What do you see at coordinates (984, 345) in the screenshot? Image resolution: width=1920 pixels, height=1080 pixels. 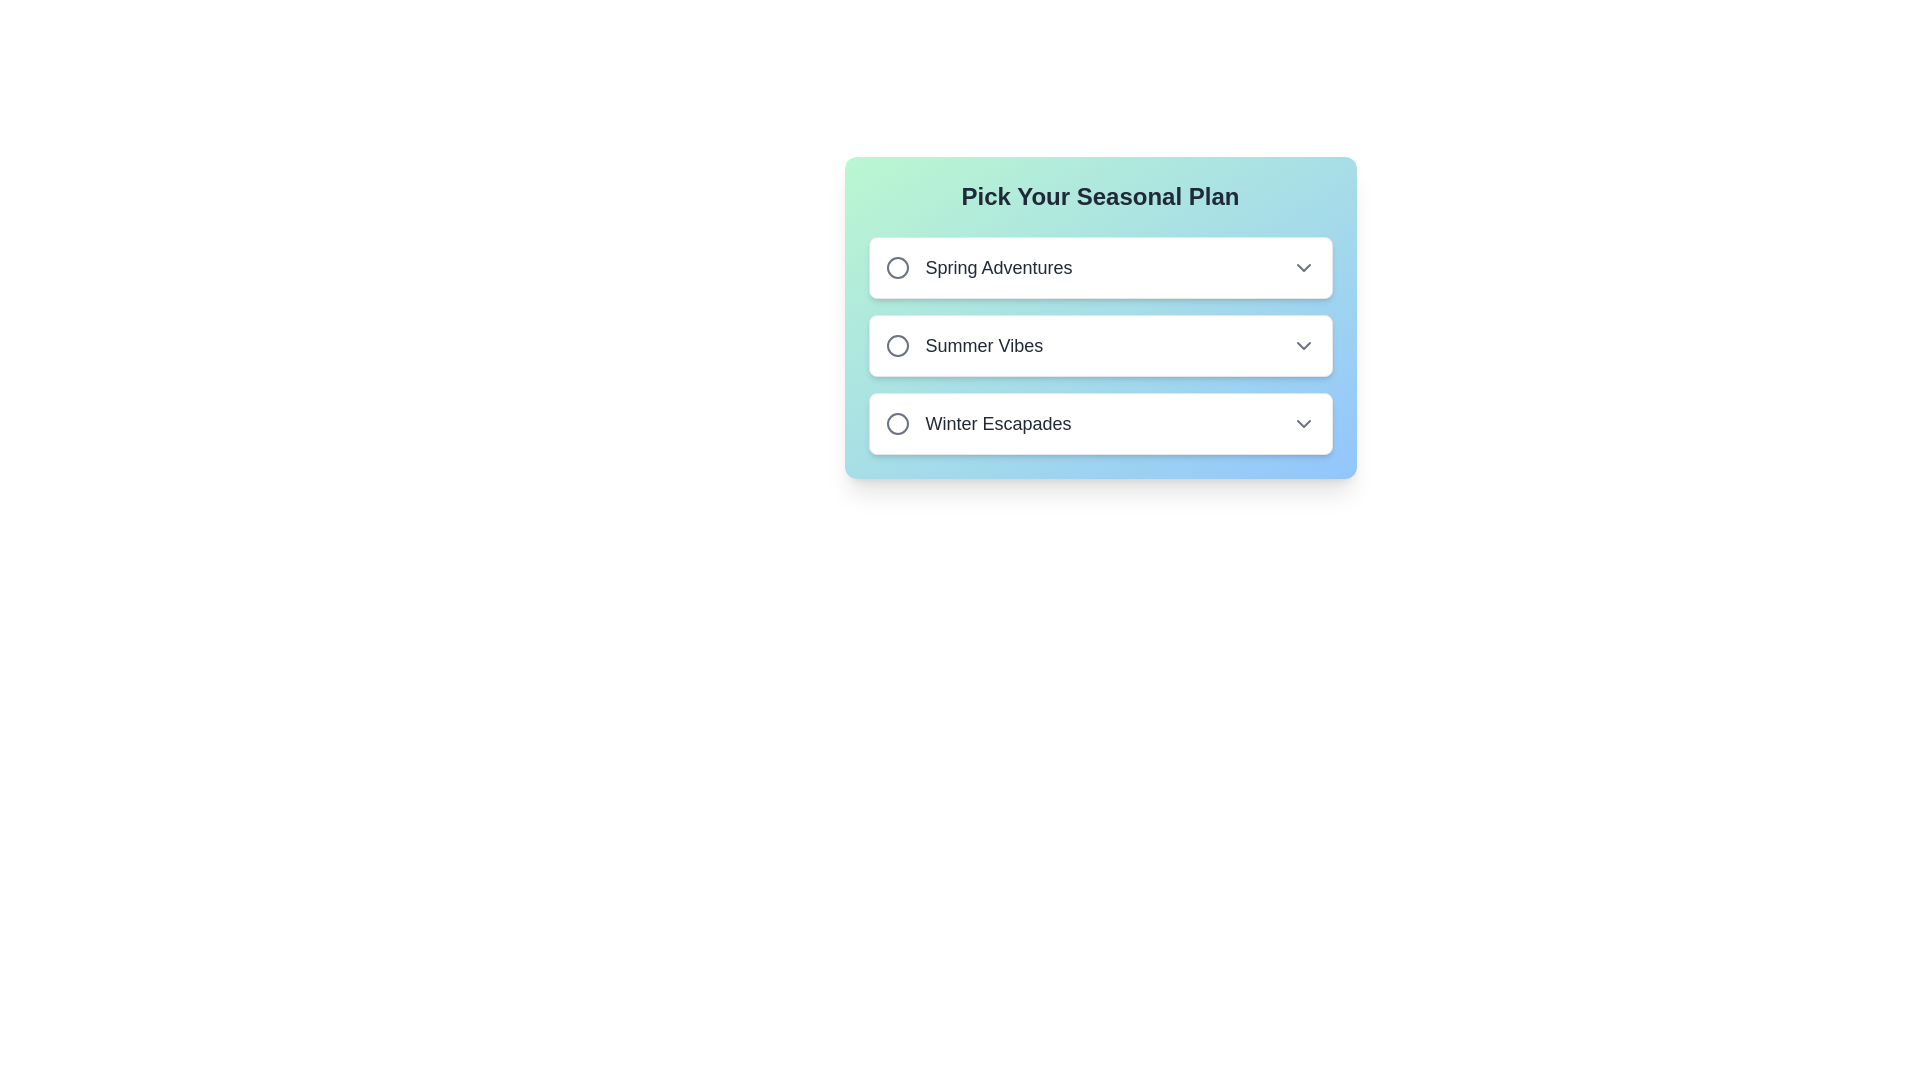 I see `the interactive elements associated with the second entry in the 'Pick Your Seasonal Plan' list, which is positioned below 'Spring Adventures' and above 'Winter Escapades.'` at bounding box center [984, 345].